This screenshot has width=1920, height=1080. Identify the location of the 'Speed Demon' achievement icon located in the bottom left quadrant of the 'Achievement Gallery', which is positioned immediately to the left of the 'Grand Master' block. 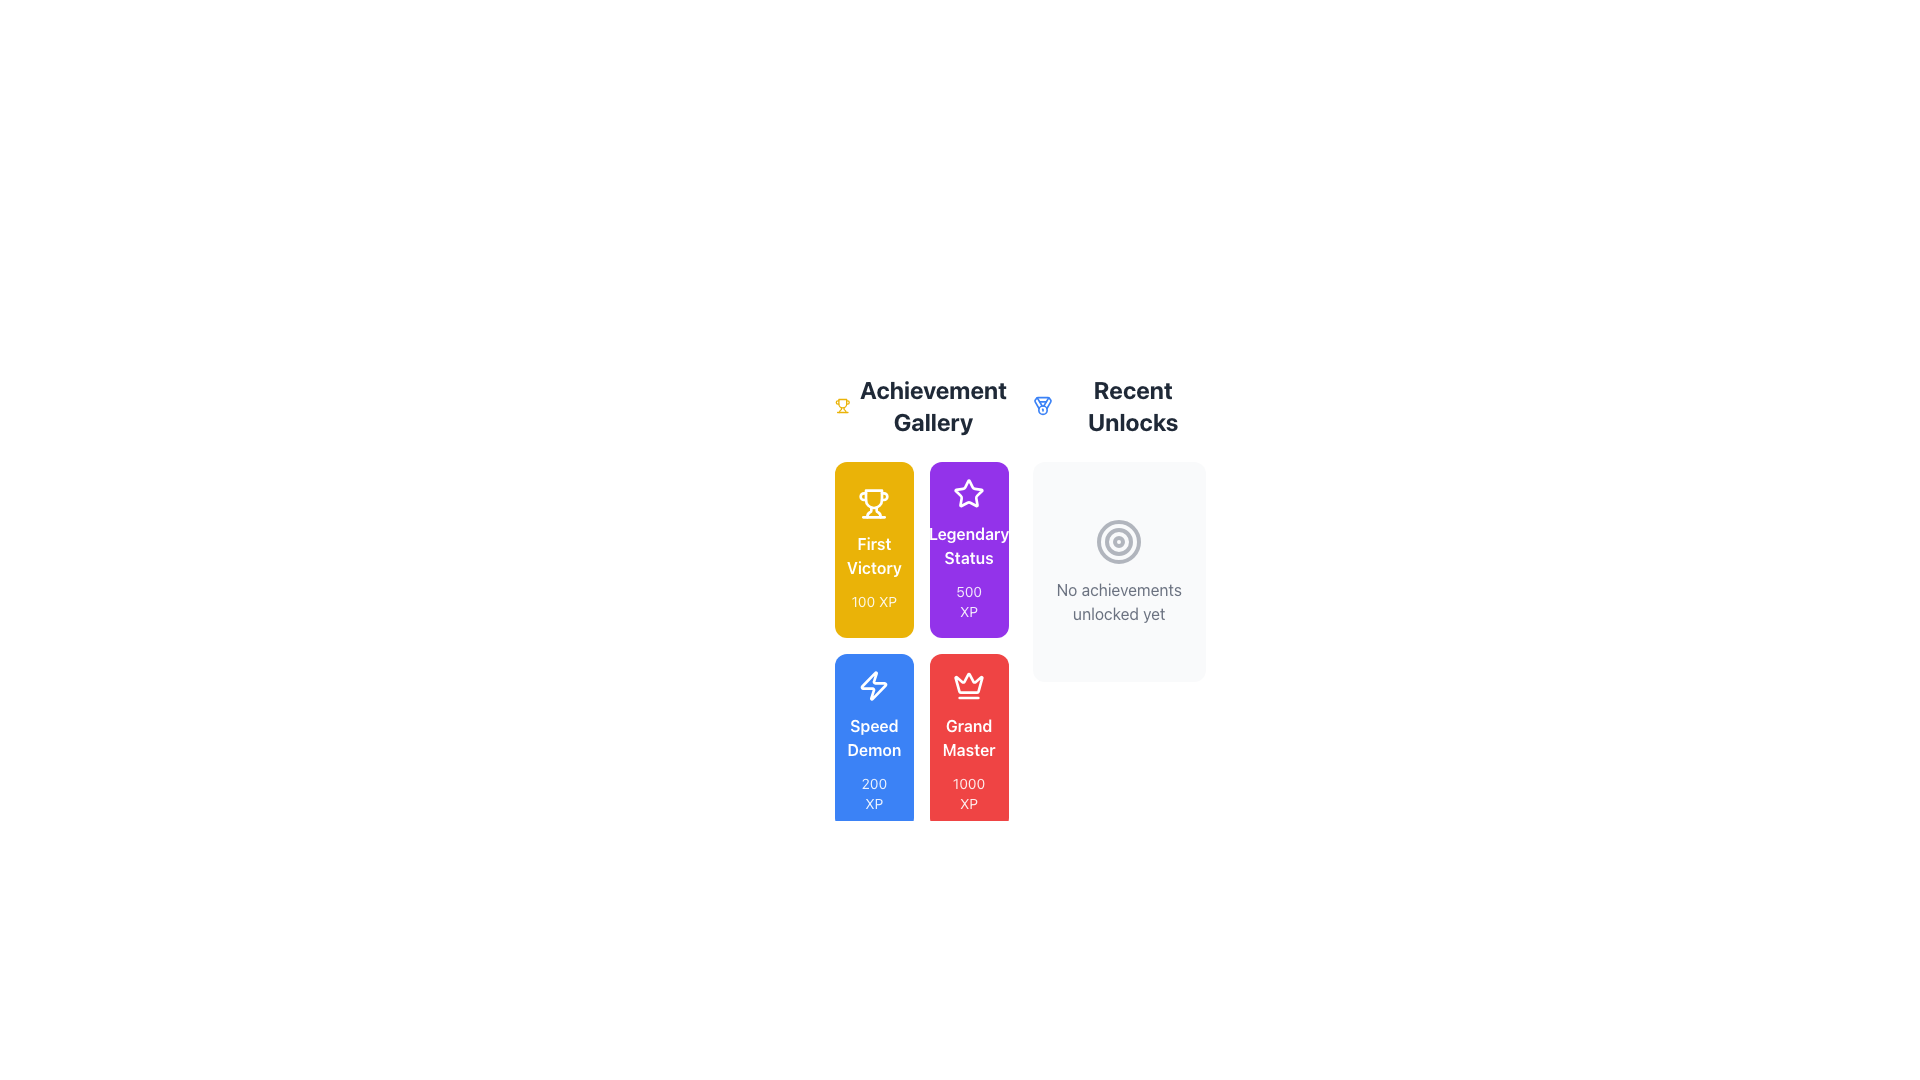
(874, 685).